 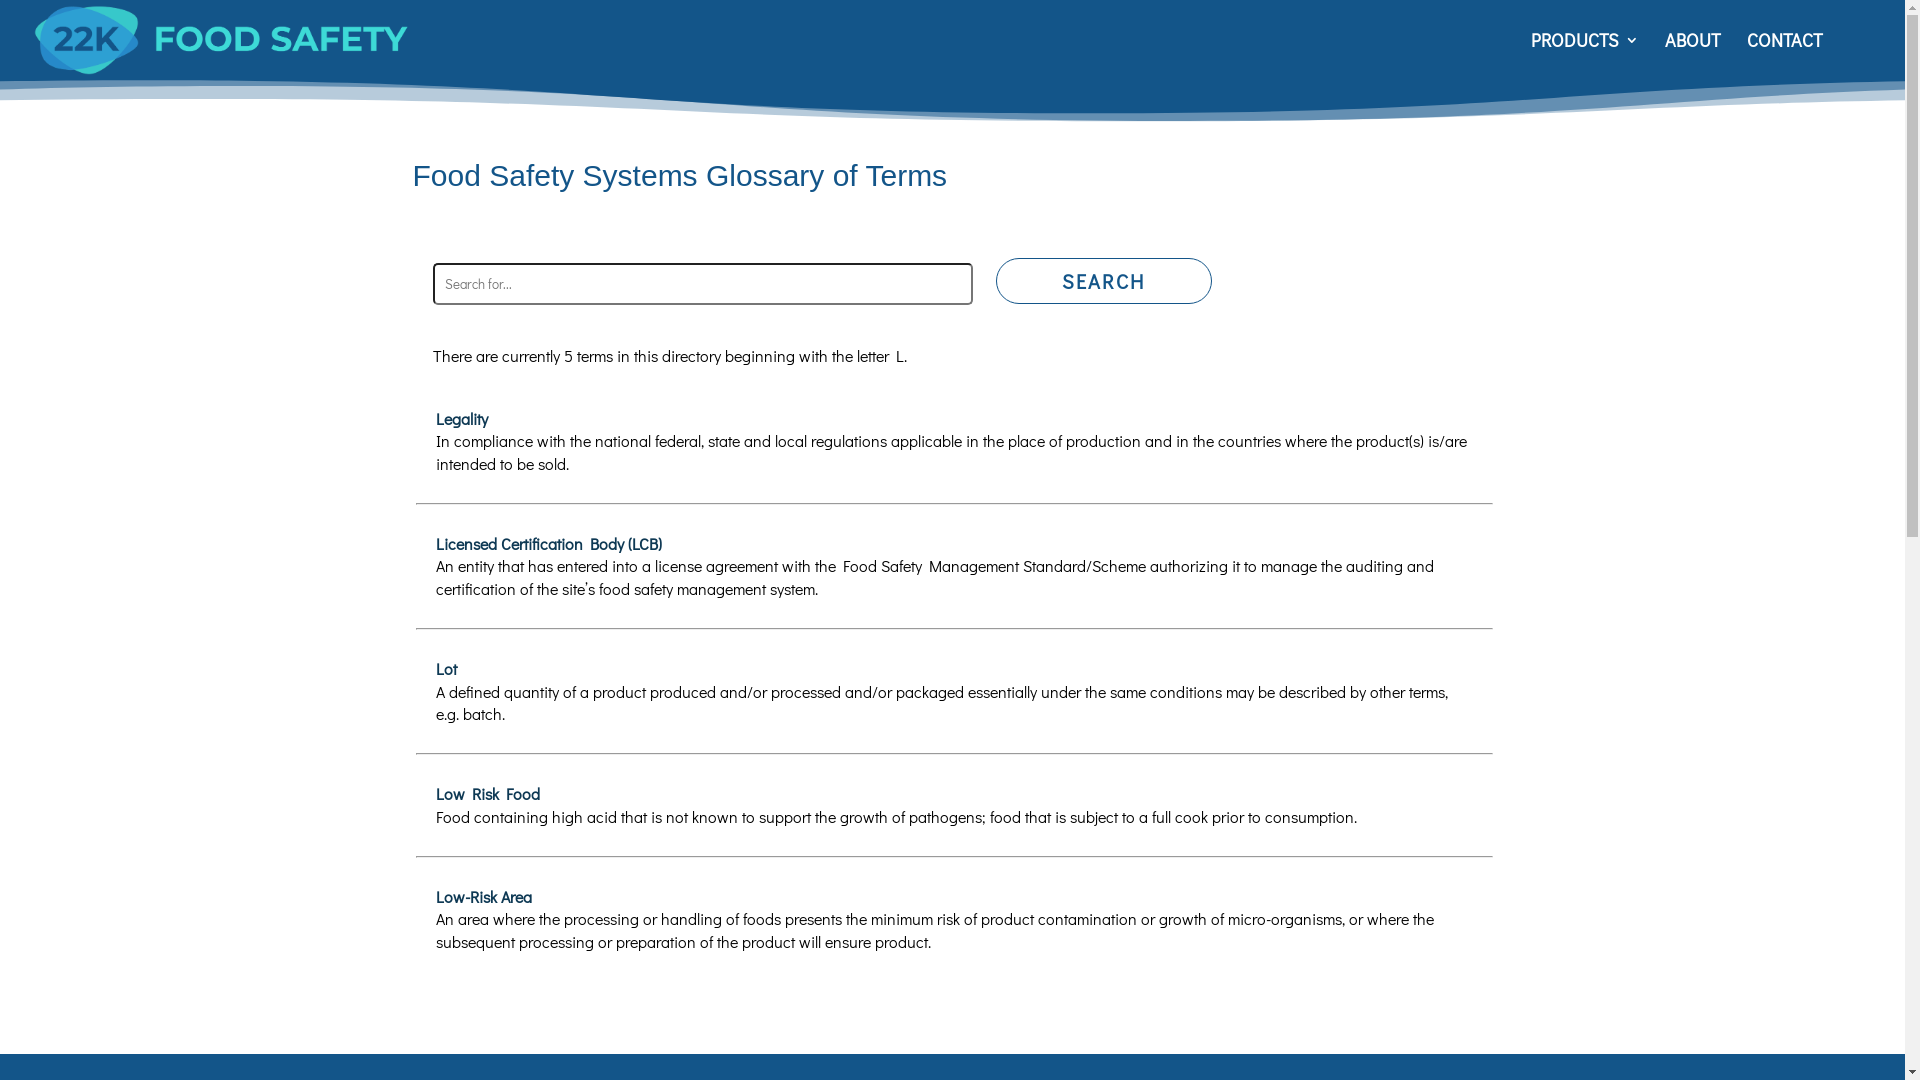 I want to click on 'ABOUT', so click(x=1665, y=55).